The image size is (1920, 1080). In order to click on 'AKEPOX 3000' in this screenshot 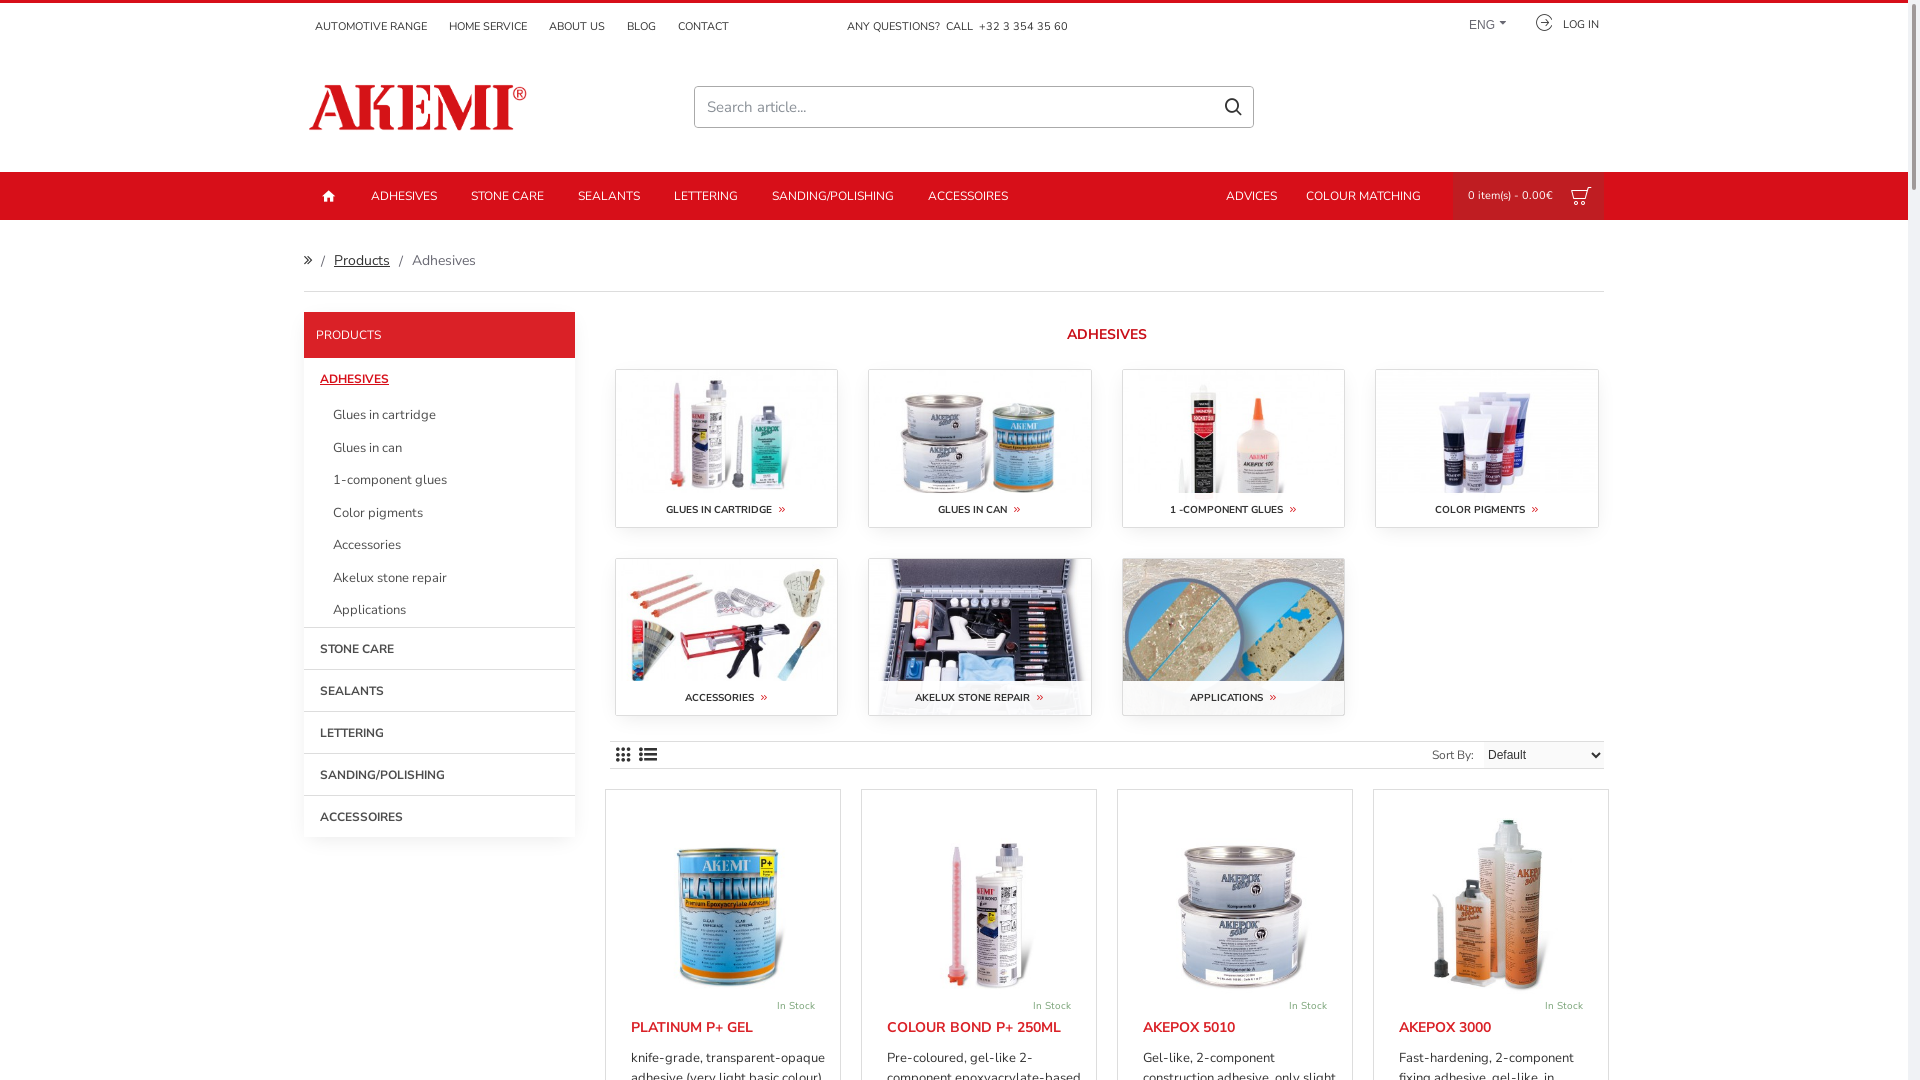, I will do `click(1444, 1028)`.